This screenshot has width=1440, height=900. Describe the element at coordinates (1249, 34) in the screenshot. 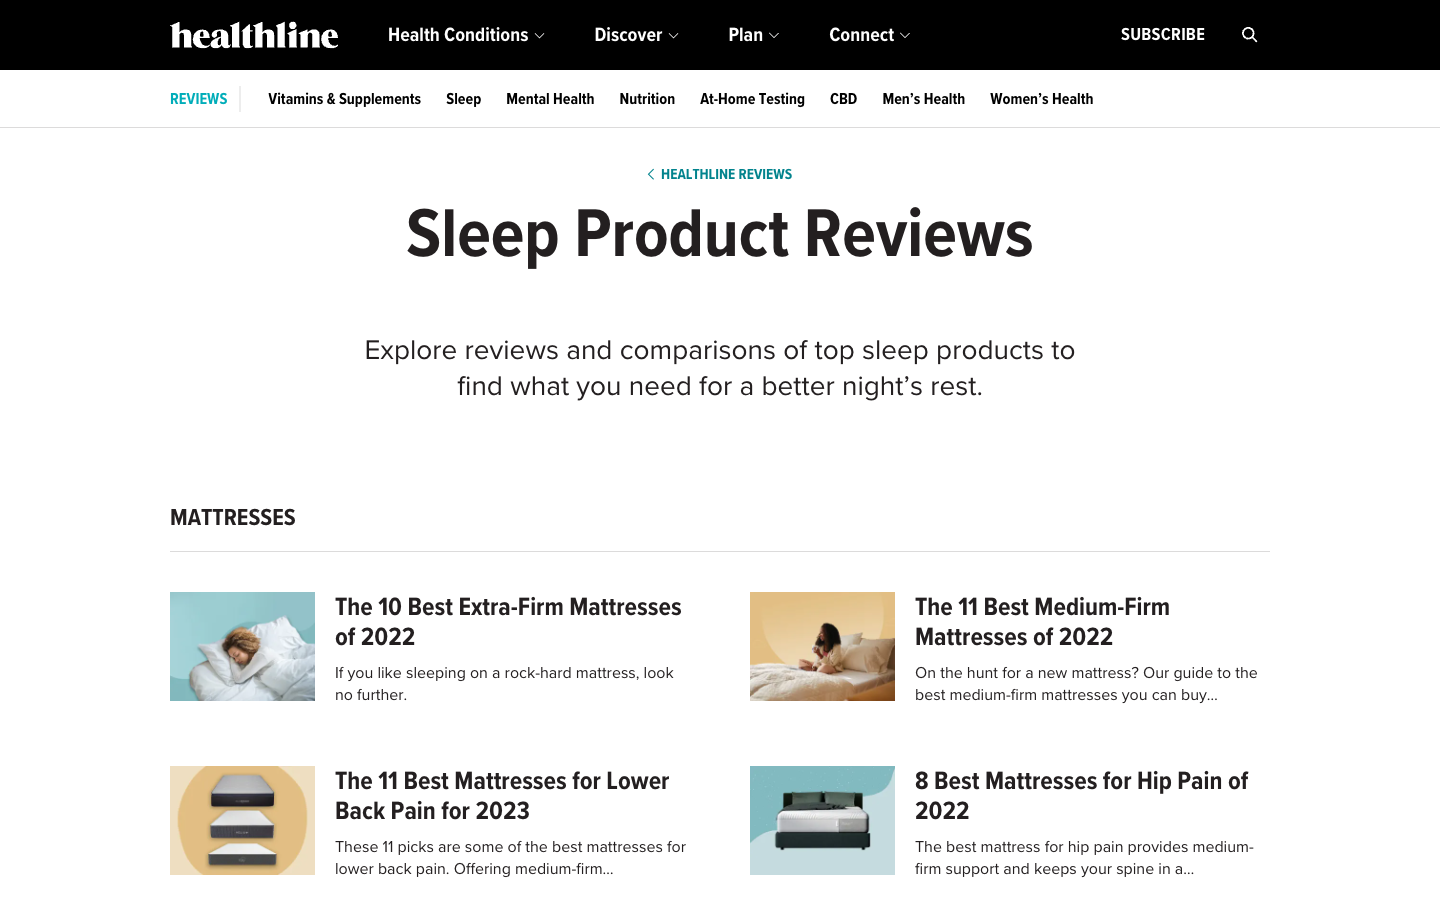

I see `Use the search bar for searching about mattresses` at that location.